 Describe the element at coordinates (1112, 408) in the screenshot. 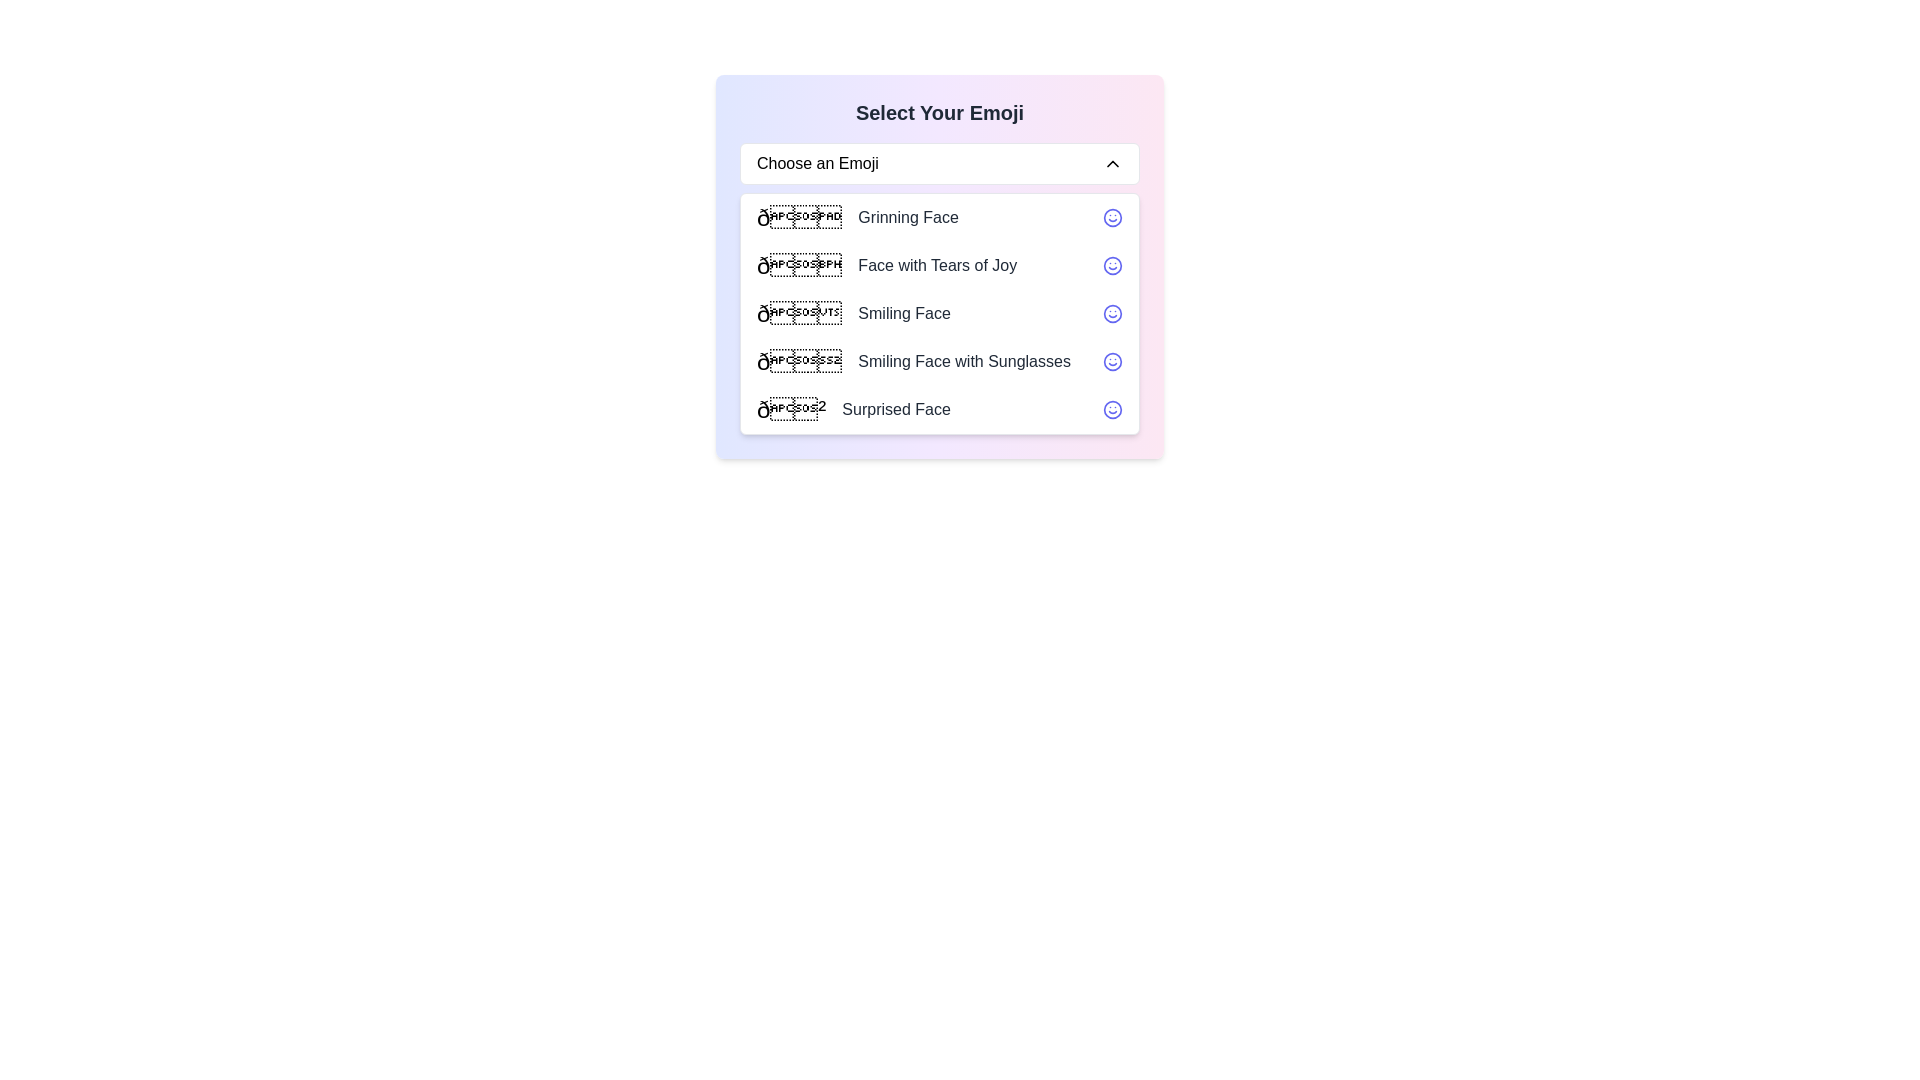

I see `the smiling face icon, which is a blue circular icon located in the far-right section of the fifth row in the emoji selection list labeled 'Surprised Face'` at that location.